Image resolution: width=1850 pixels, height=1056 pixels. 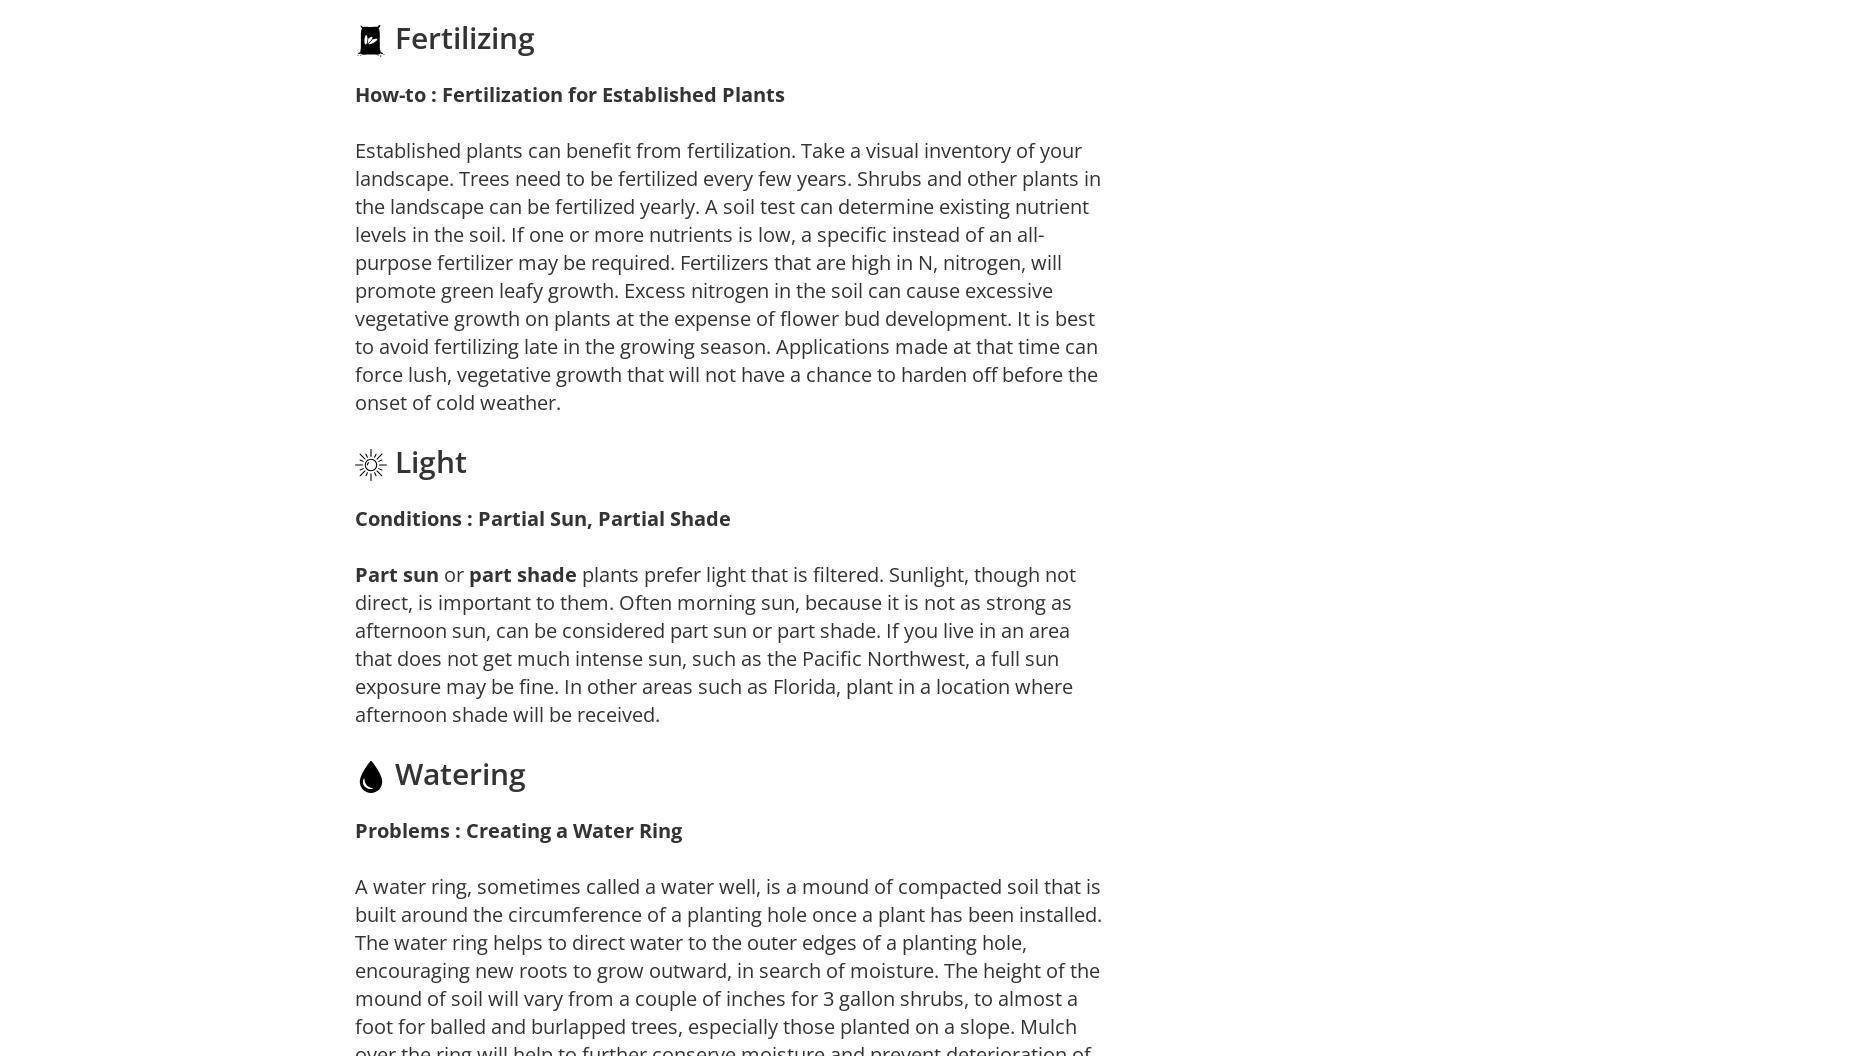 What do you see at coordinates (425, 461) in the screenshot?
I see `'Light'` at bounding box center [425, 461].